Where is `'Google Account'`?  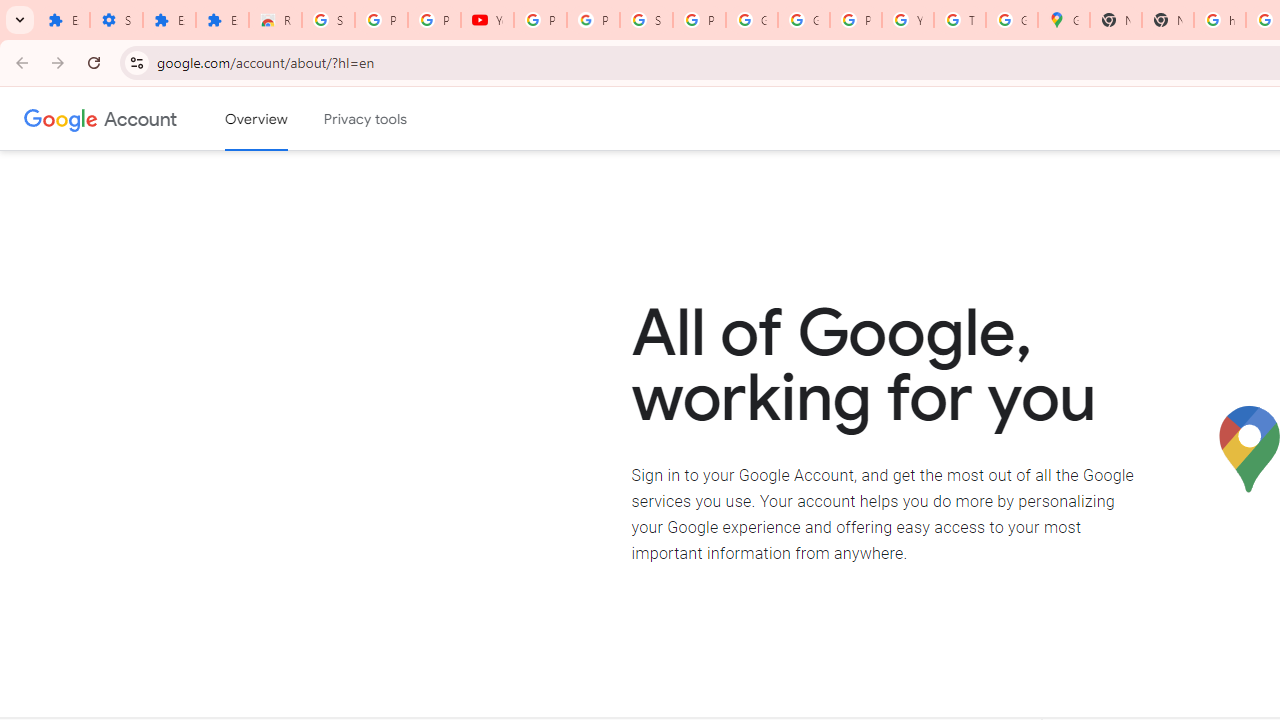
'Google Account' is located at coordinates (139, 118).